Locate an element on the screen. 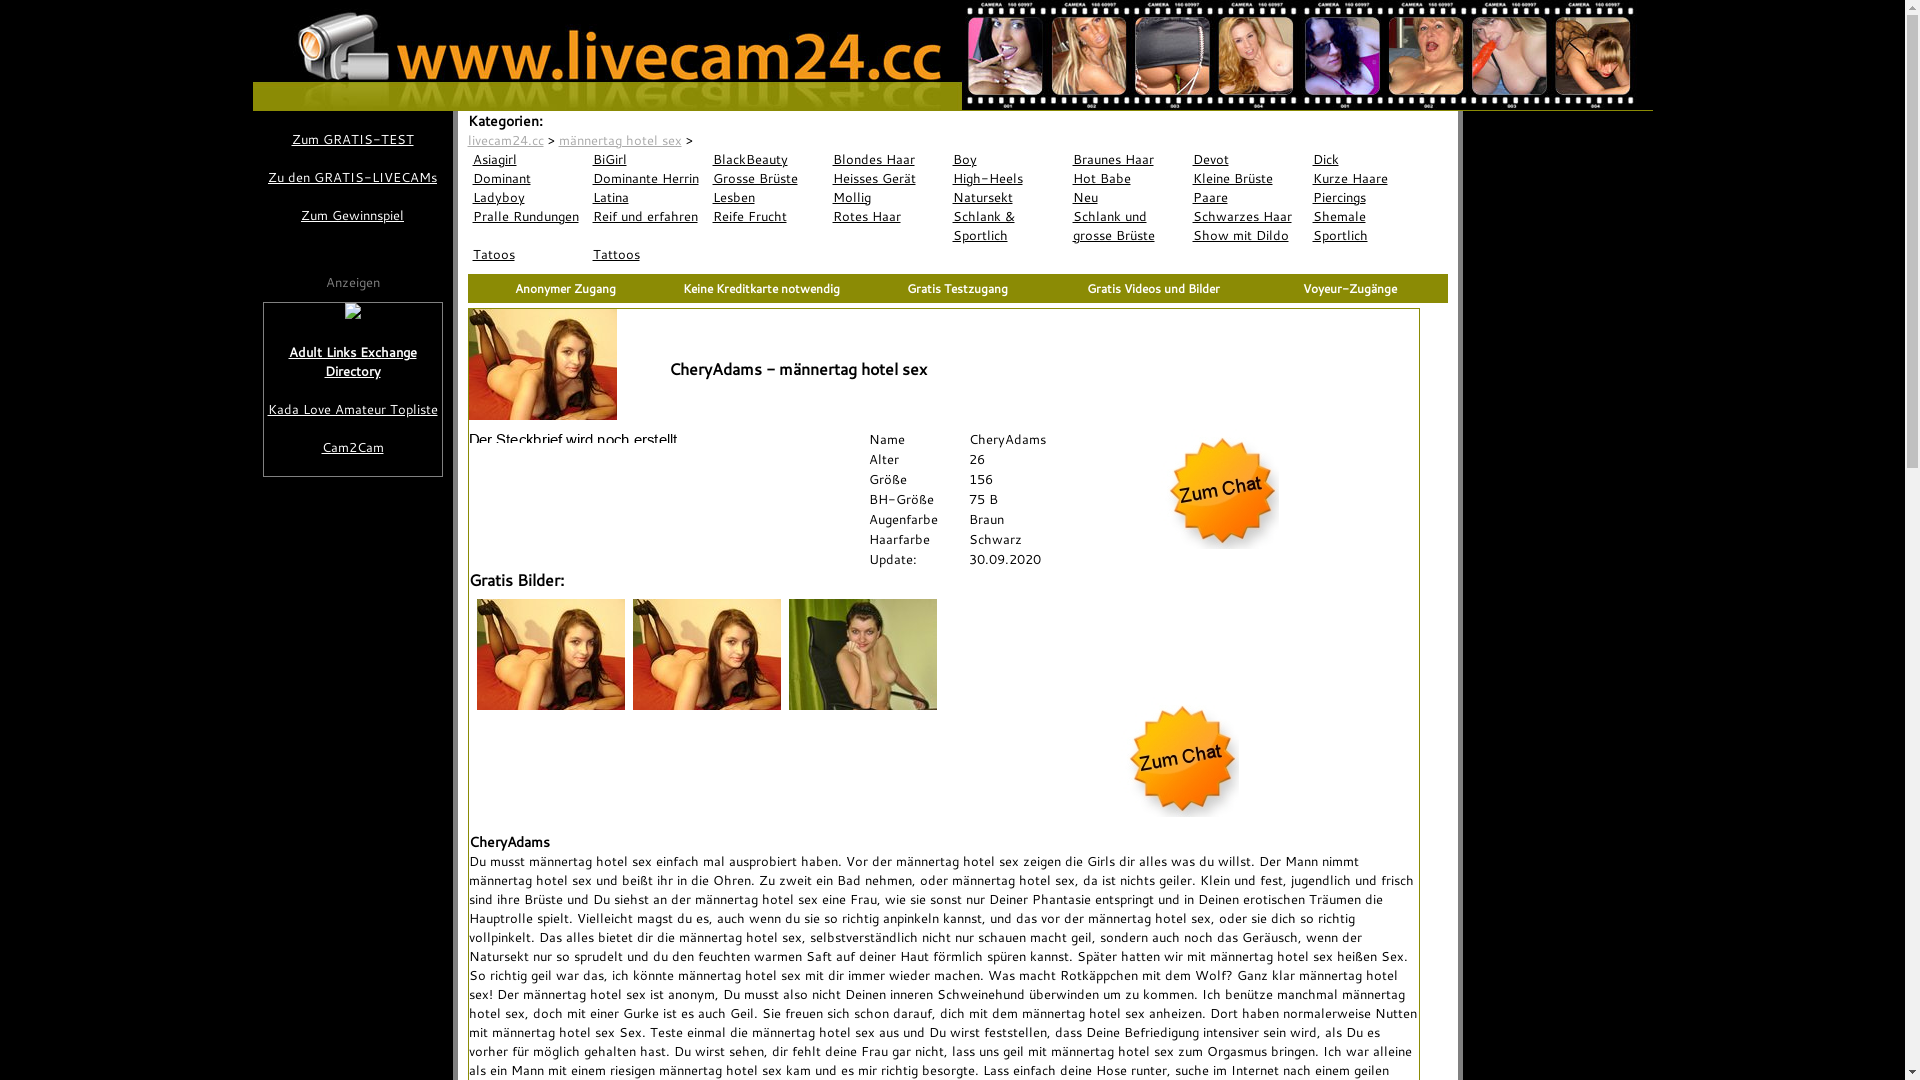 The image size is (1920, 1080). 'Asiagirl' is located at coordinates (528, 158).